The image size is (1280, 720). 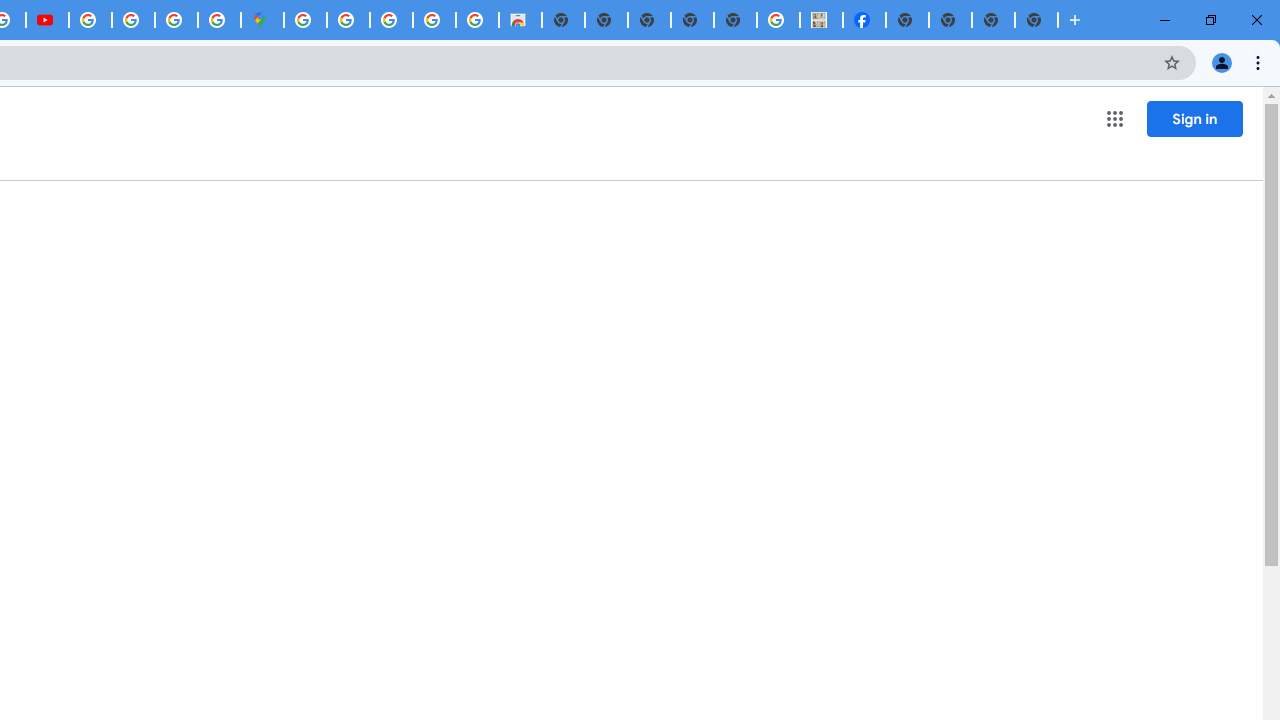 What do you see at coordinates (520, 20) in the screenshot?
I see `'Chrome Web Store - Shopping'` at bounding box center [520, 20].